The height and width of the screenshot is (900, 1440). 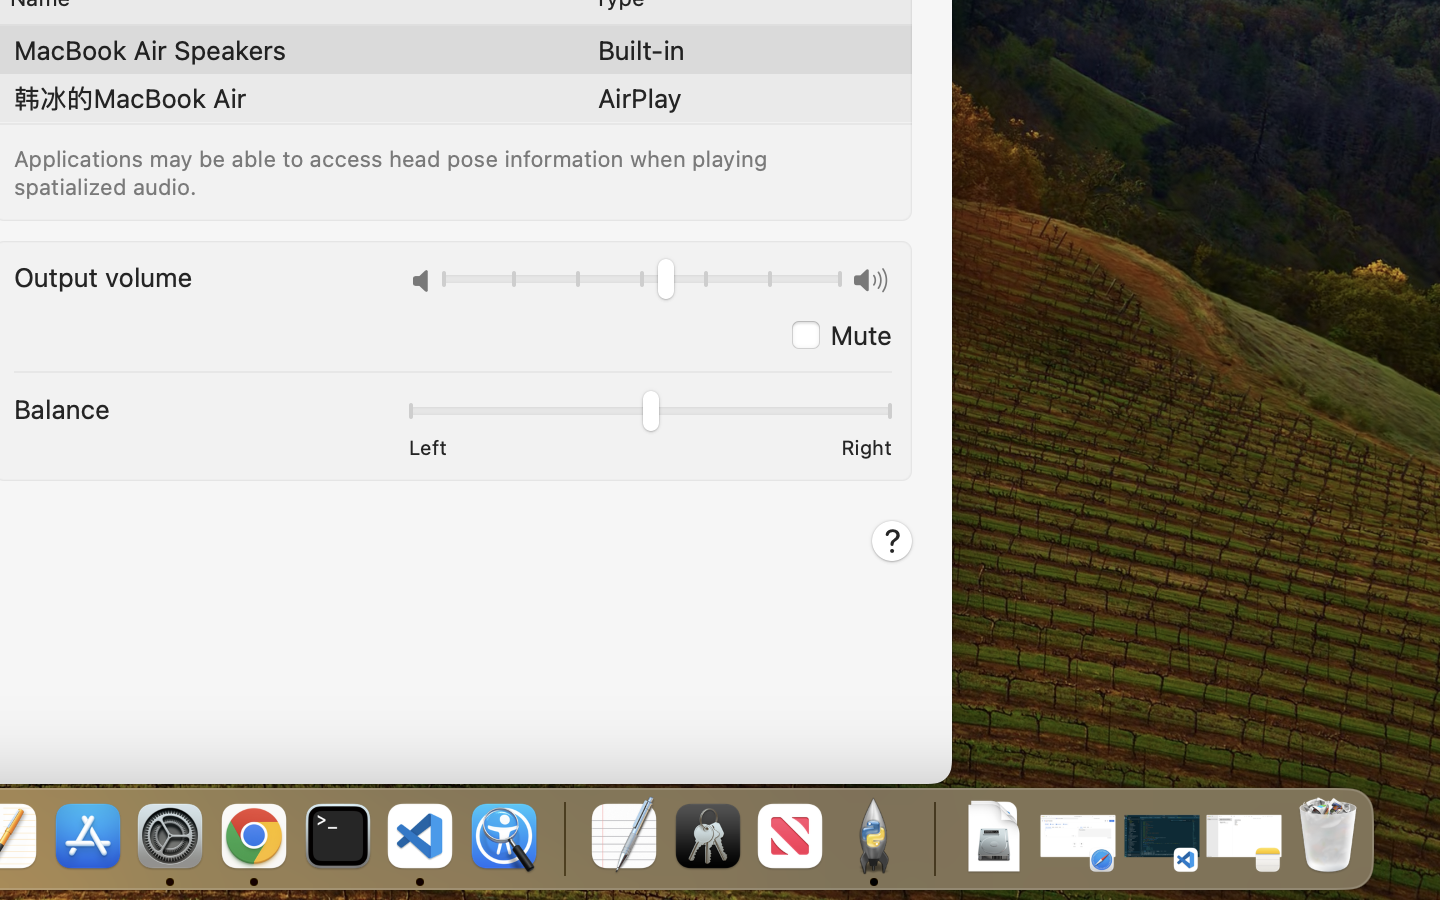 What do you see at coordinates (638, 97) in the screenshot?
I see `'AirPlay'` at bounding box center [638, 97].